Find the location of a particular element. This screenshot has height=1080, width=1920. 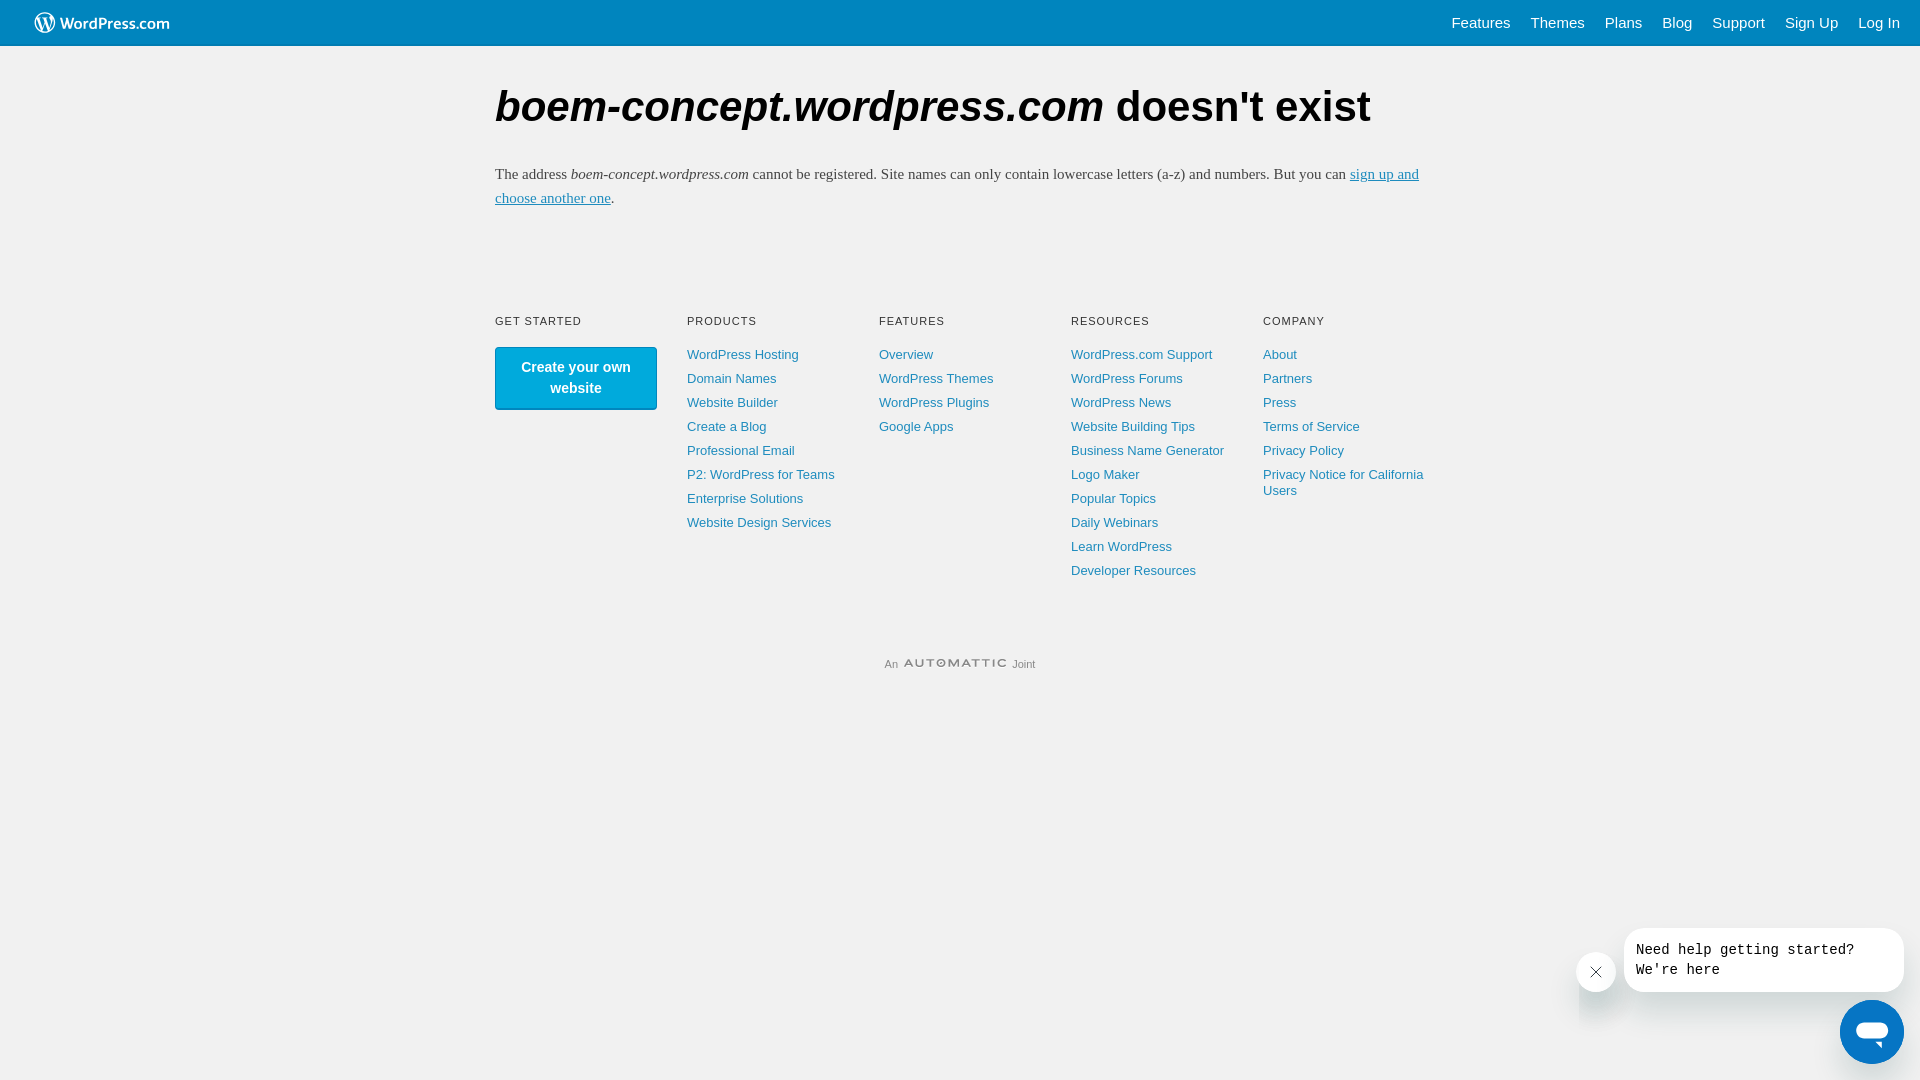

'Website Builder' is located at coordinates (731, 402).